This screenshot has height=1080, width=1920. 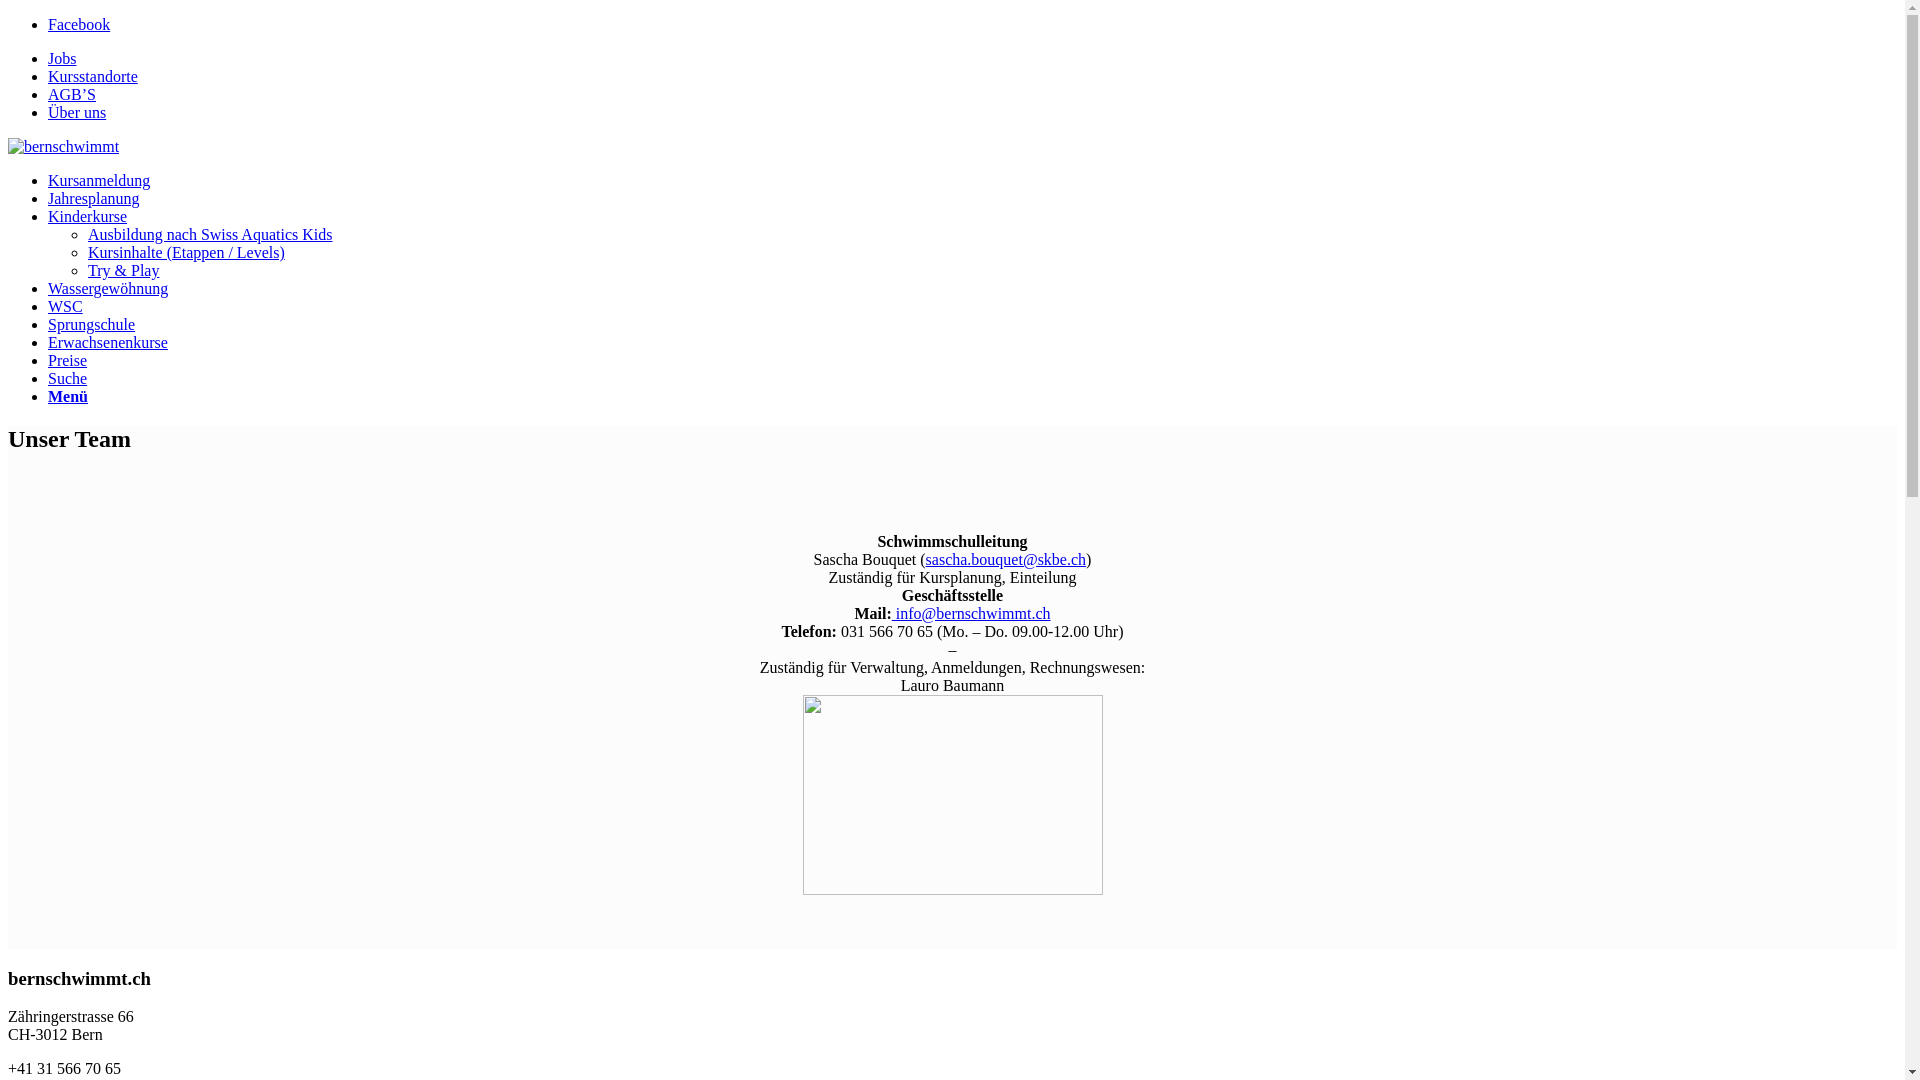 I want to click on 'Kinderkurse', so click(x=86, y=216).